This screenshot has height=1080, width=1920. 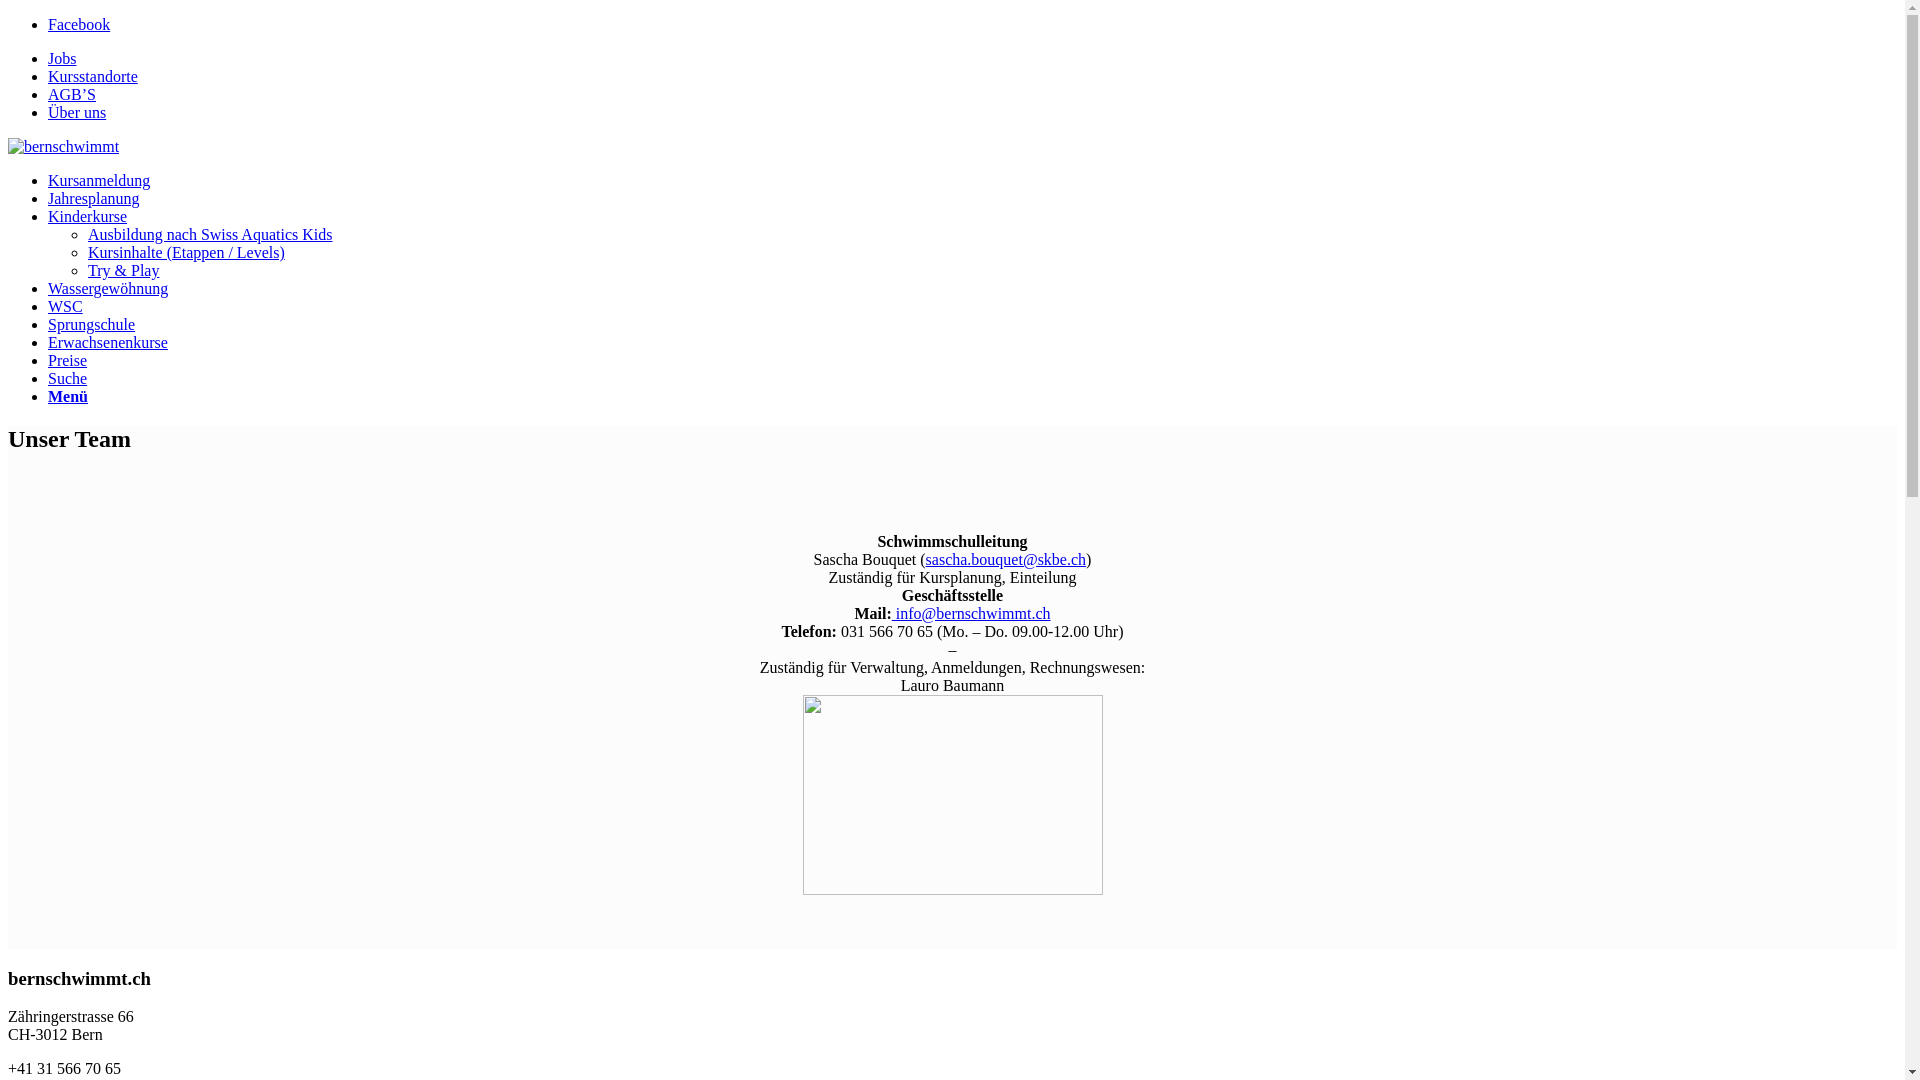 I want to click on 'Kinderkurse', so click(x=86, y=216).